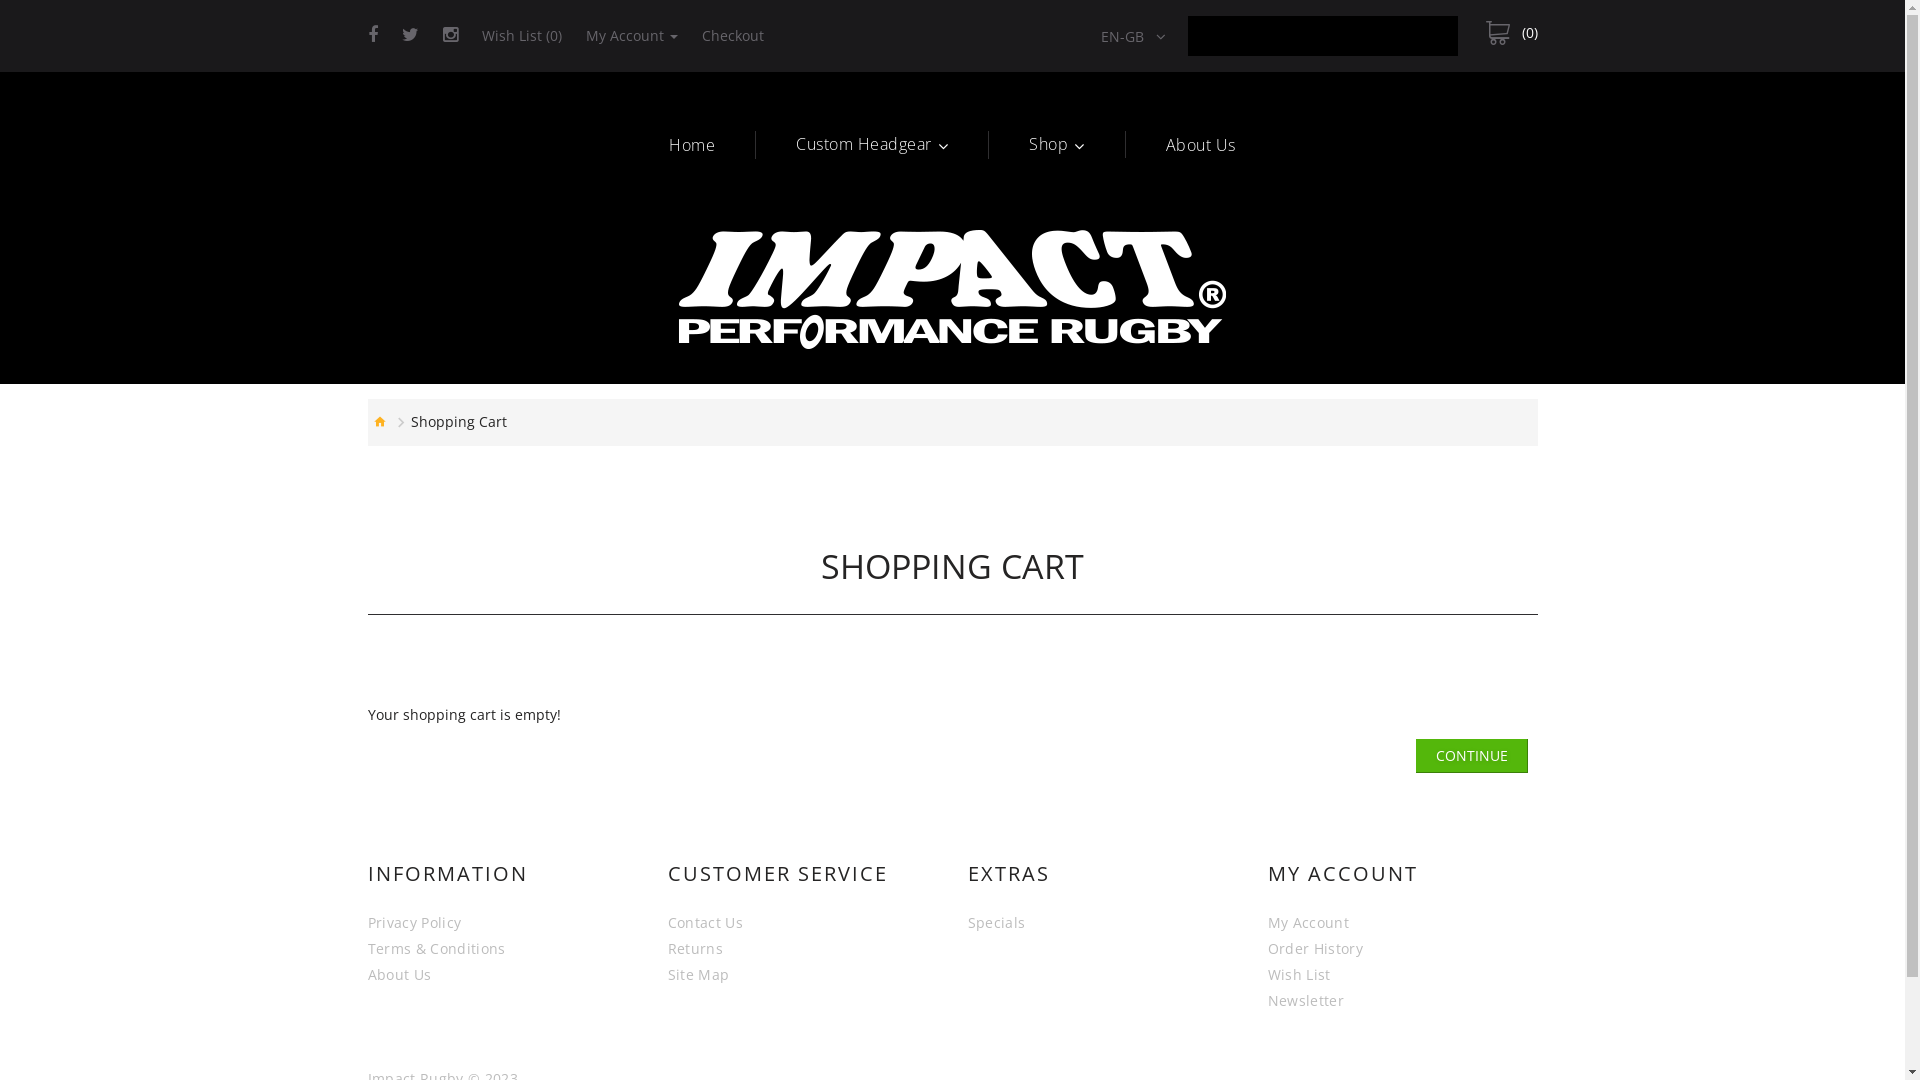 This screenshot has width=1920, height=1080. What do you see at coordinates (1512, 33) in the screenshot?
I see `'0'` at bounding box center [1512, 33].